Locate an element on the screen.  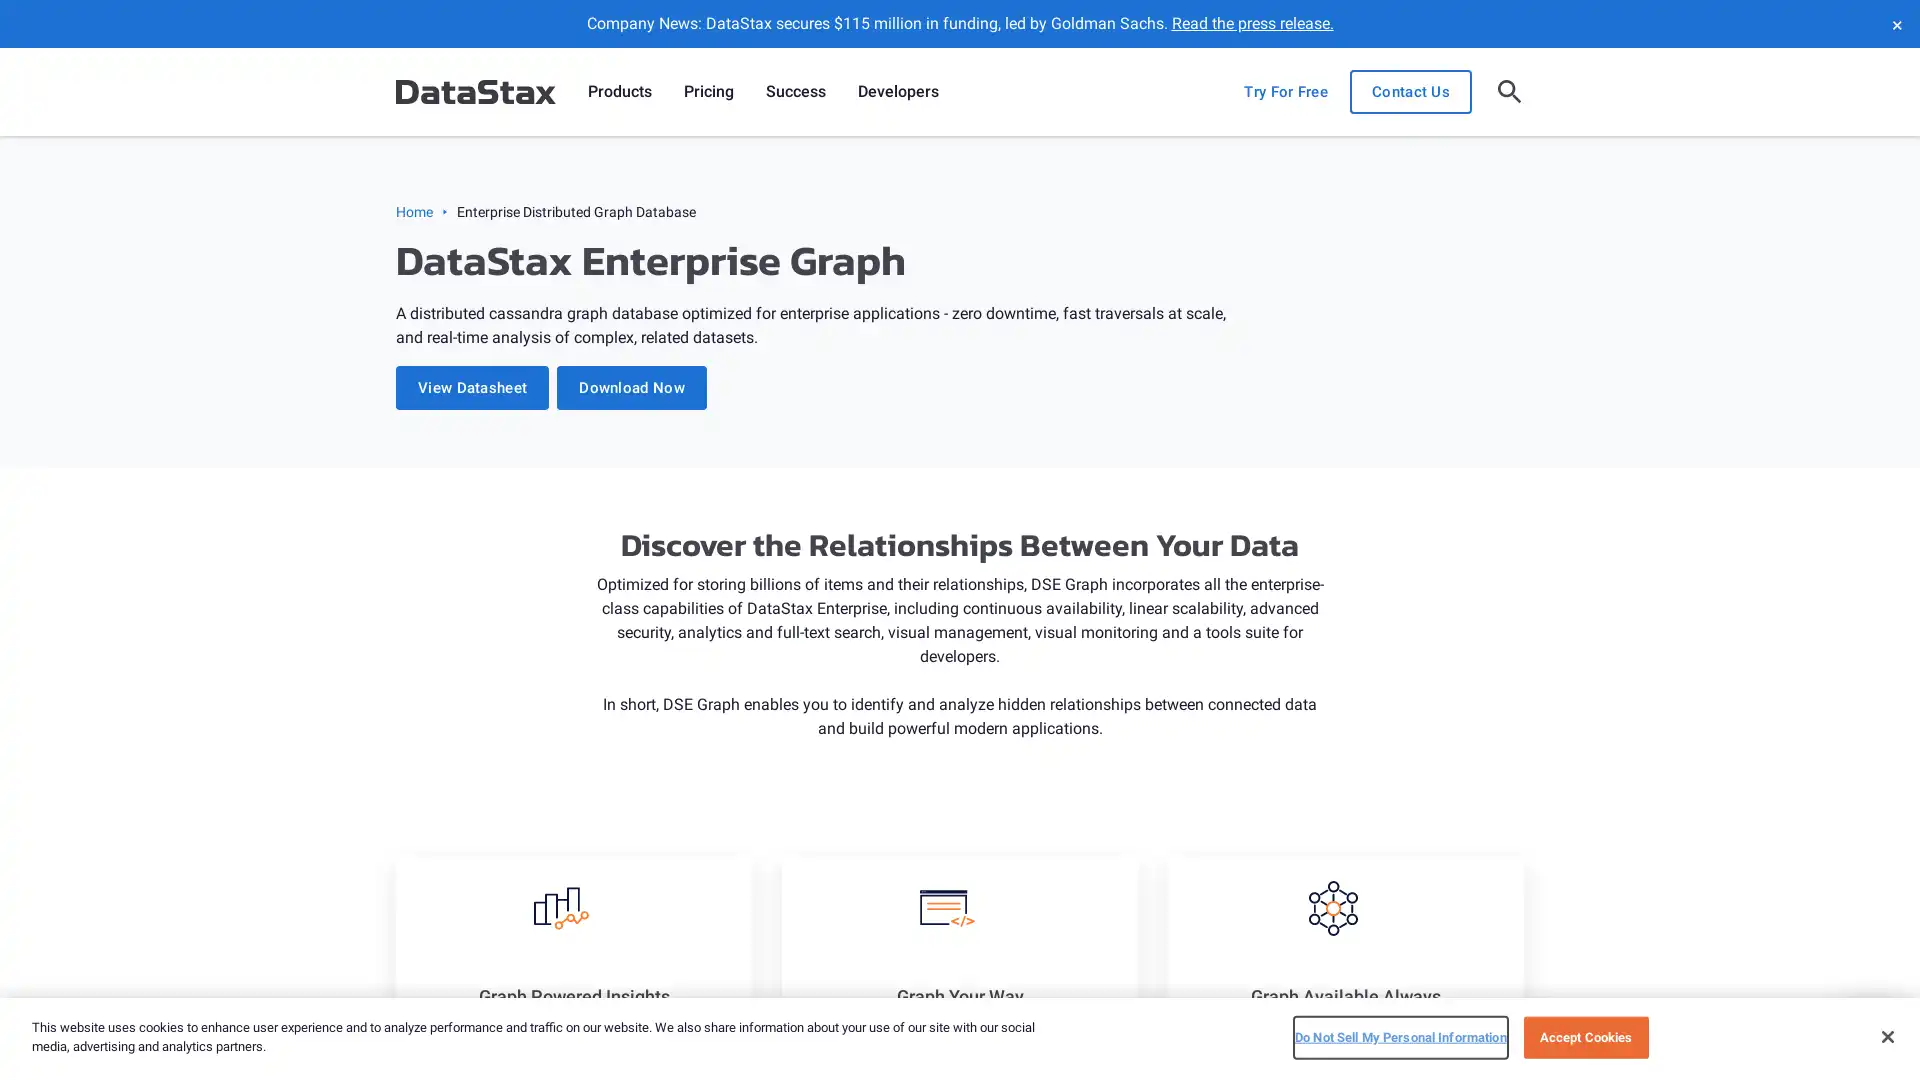
Dismiss is located at coordinates (1895, 23).